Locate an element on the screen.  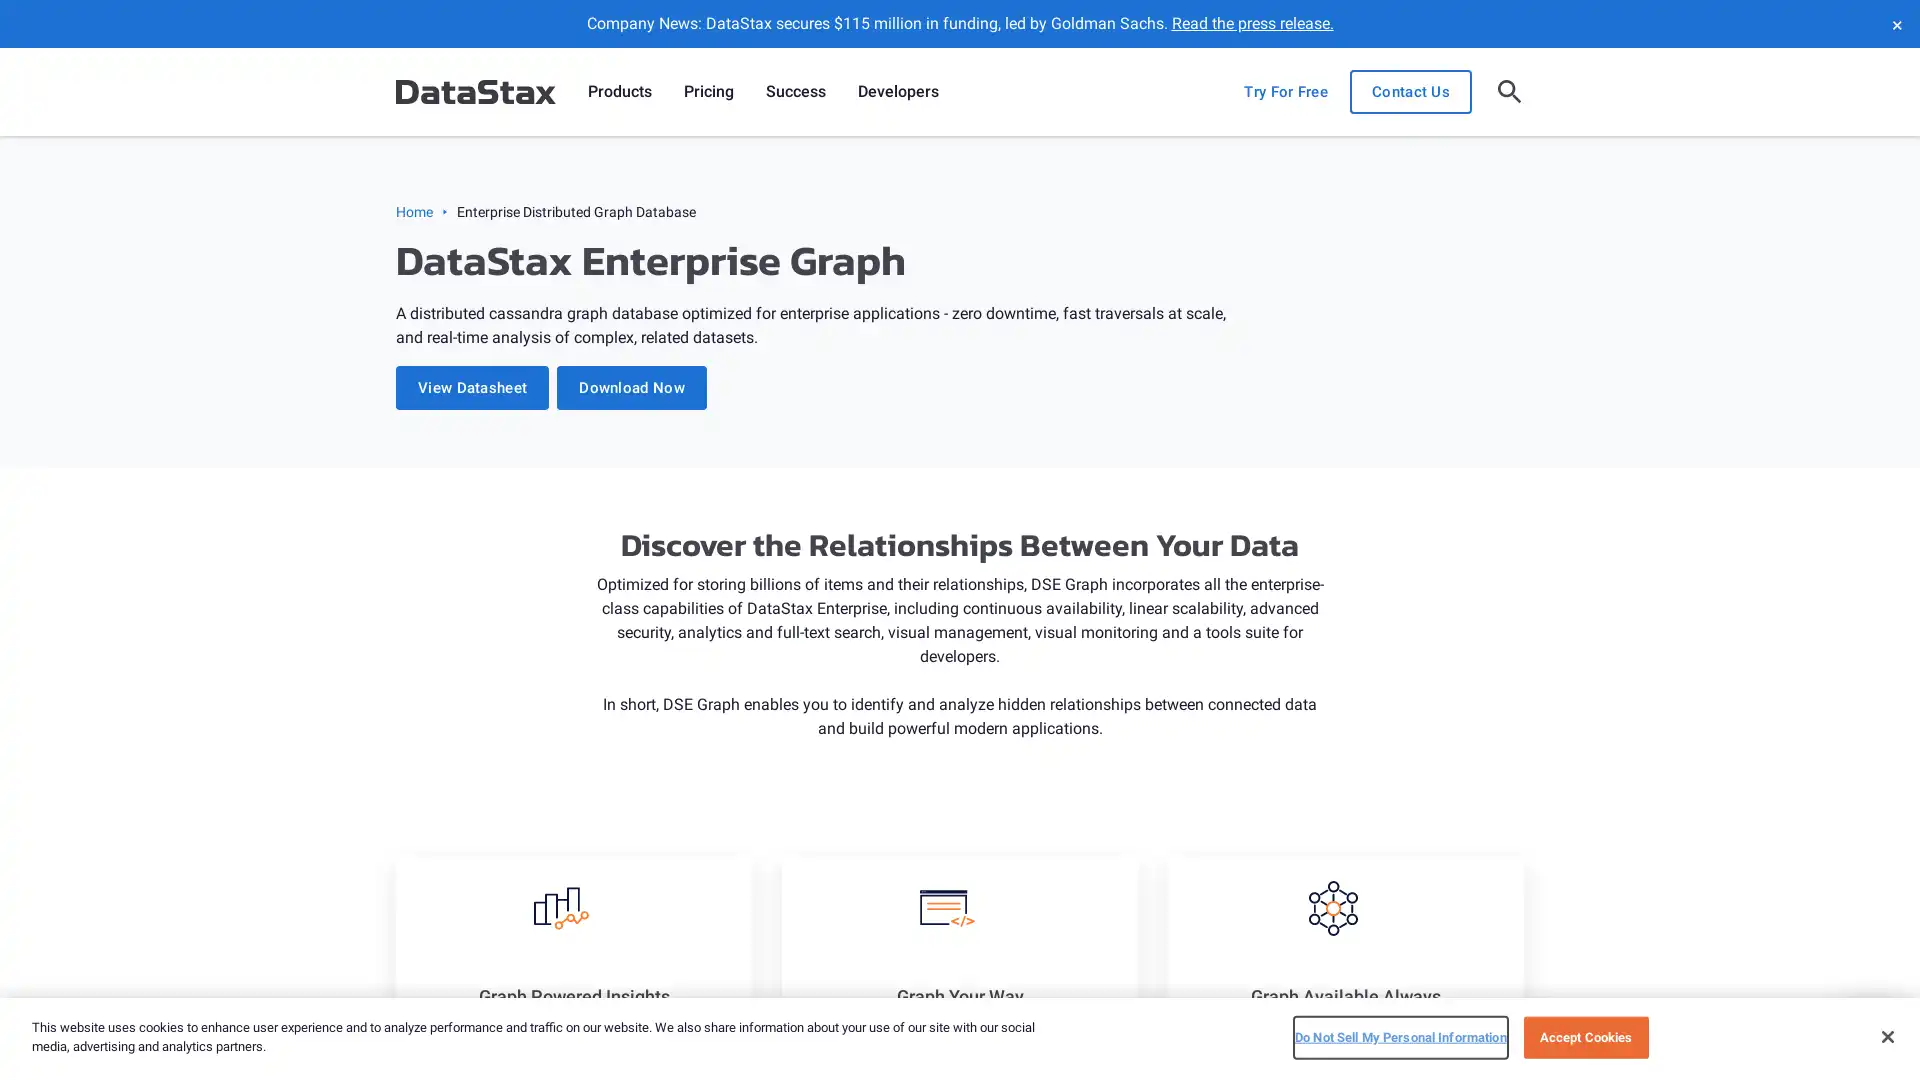
Dismiss is located at coordinates (1895, 23).